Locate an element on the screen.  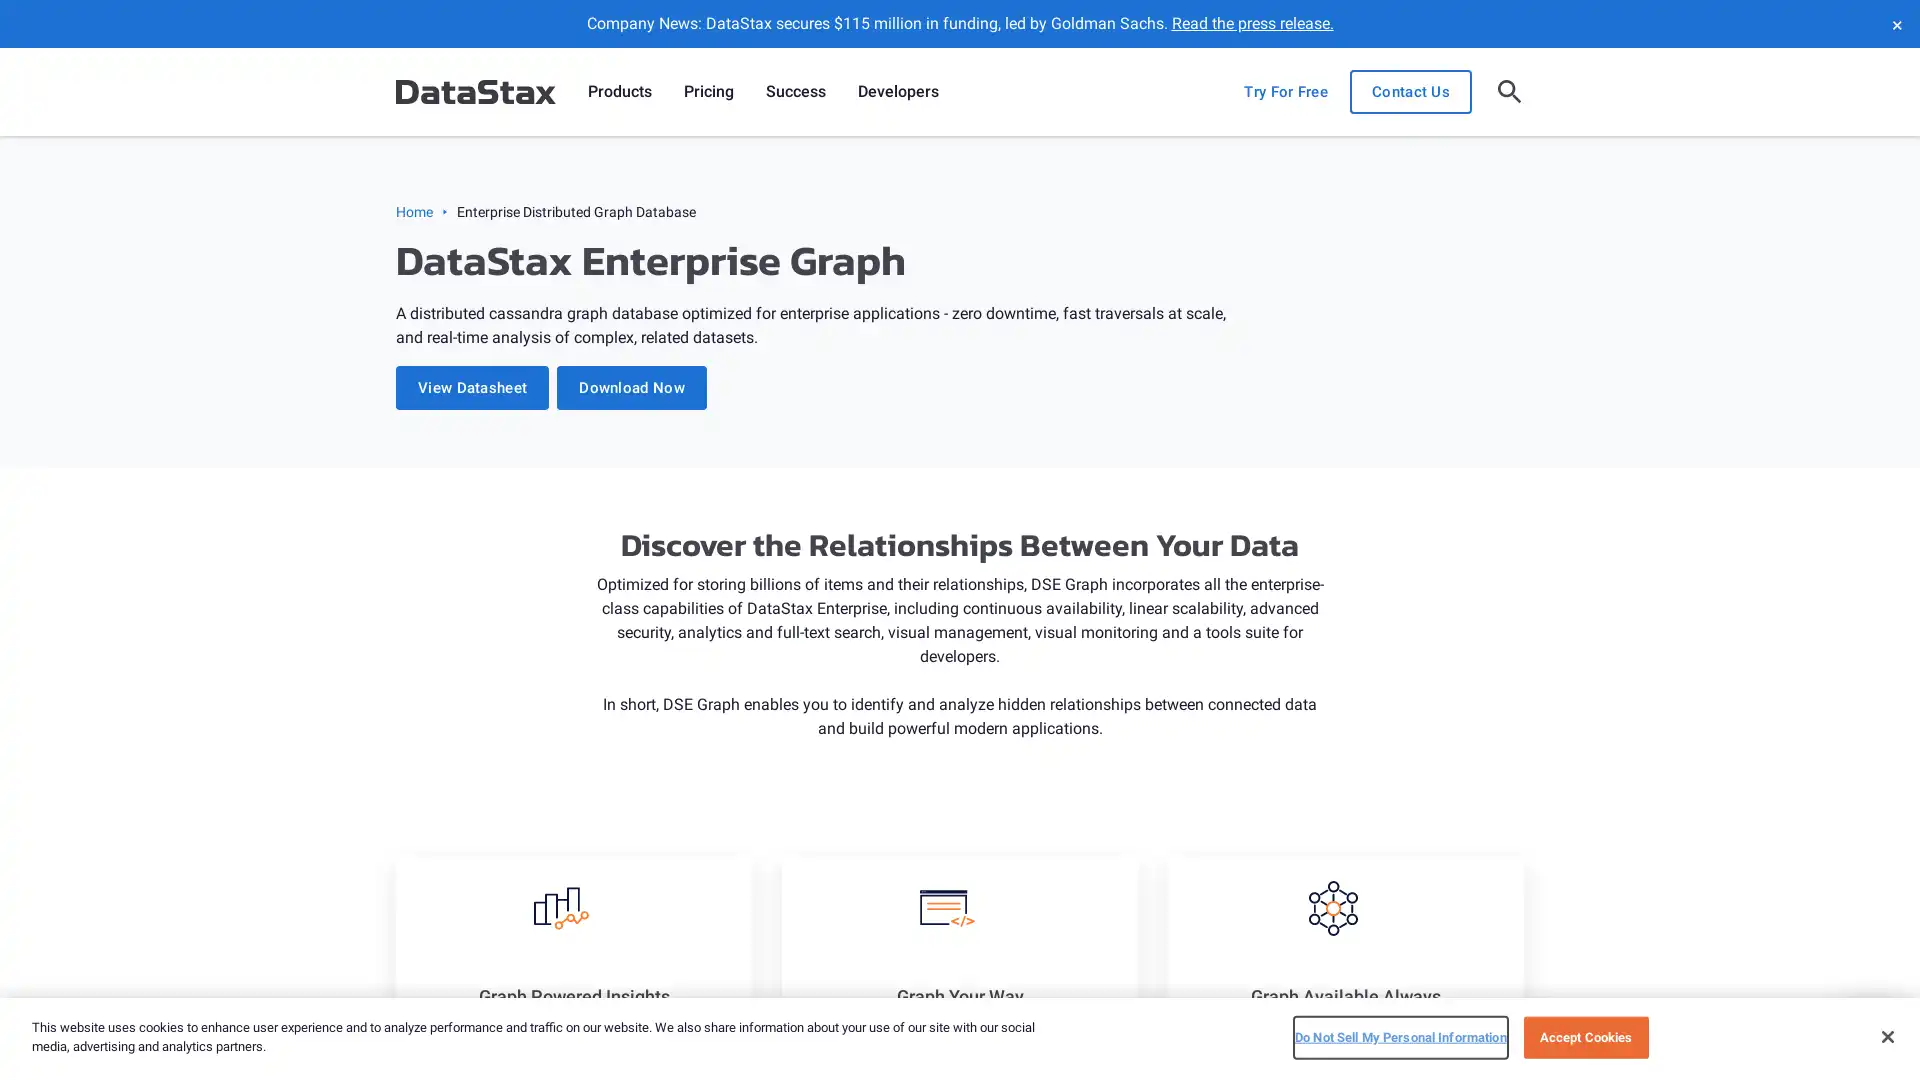
Dismiss is located at coordinates (1895, 23).